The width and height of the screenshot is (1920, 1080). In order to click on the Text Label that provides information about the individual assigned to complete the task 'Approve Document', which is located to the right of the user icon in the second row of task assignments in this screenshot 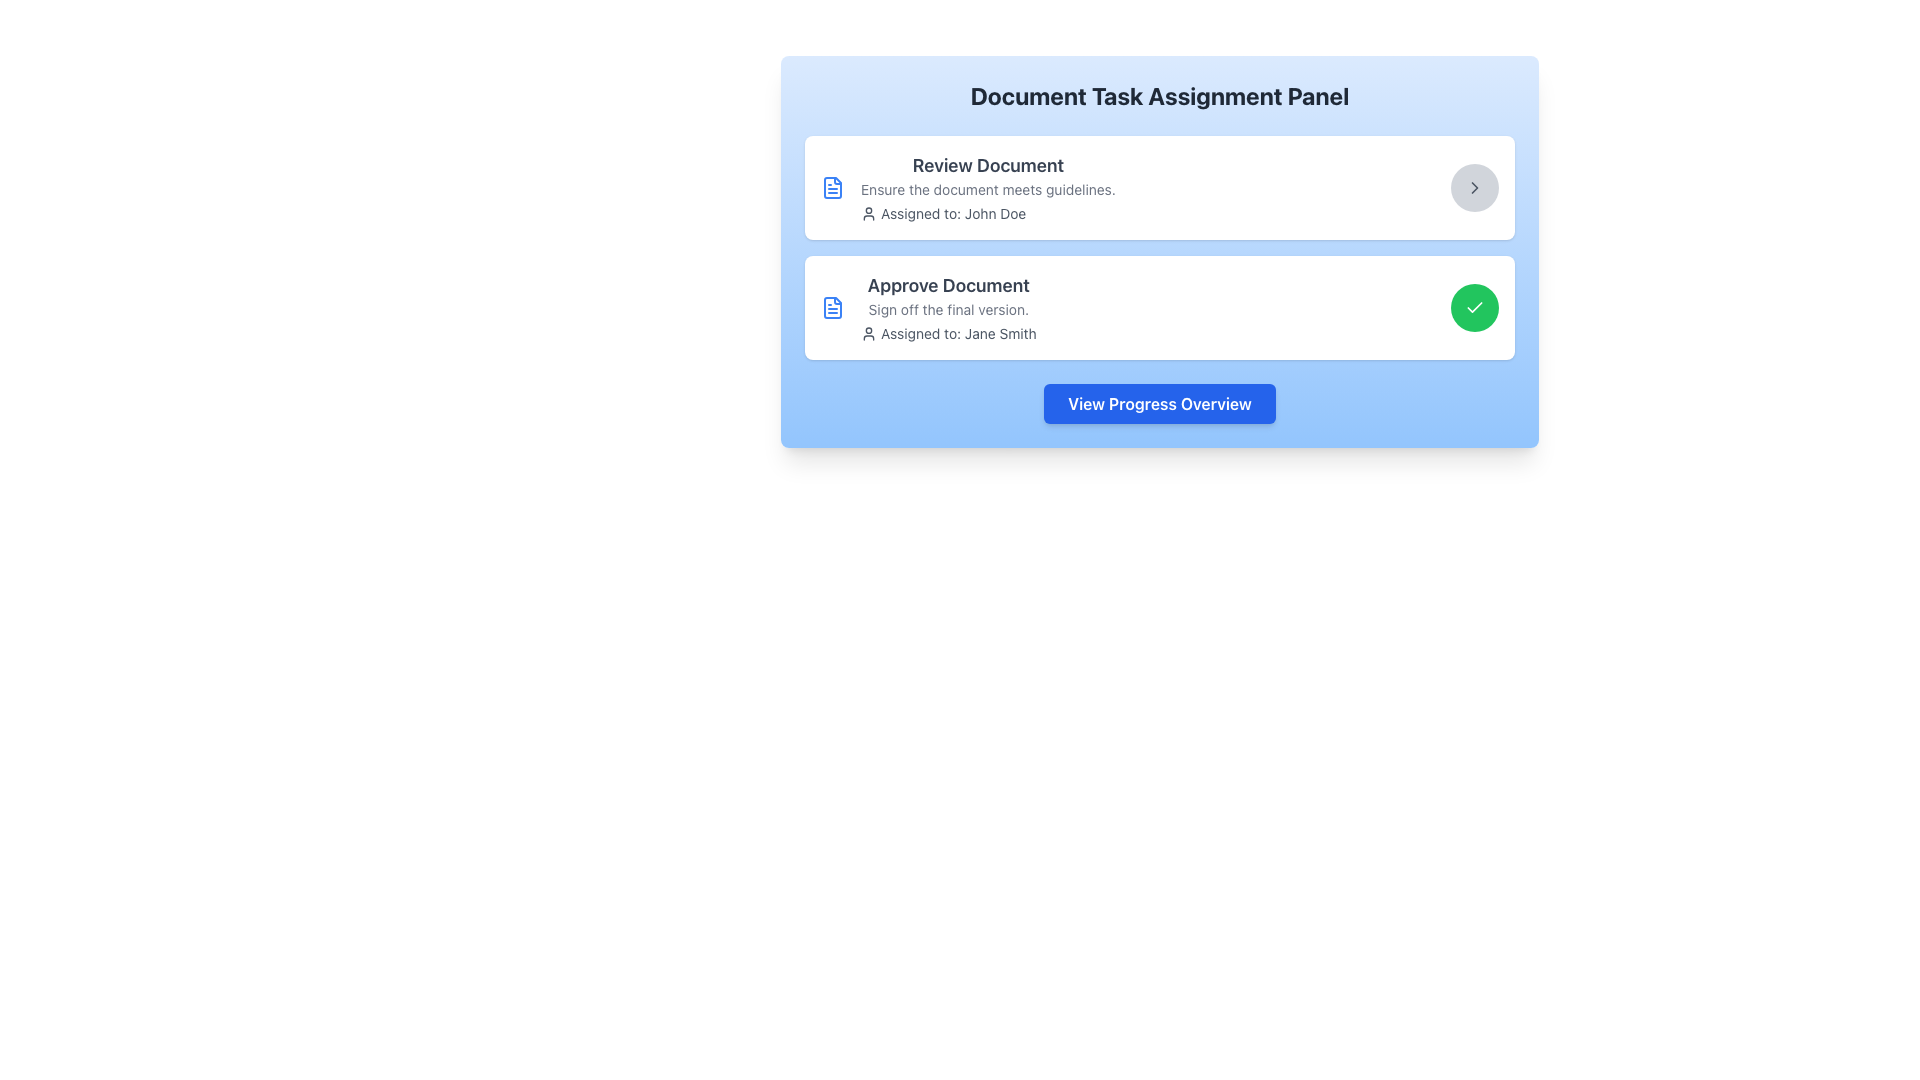, I will do `click(957, 333)`.